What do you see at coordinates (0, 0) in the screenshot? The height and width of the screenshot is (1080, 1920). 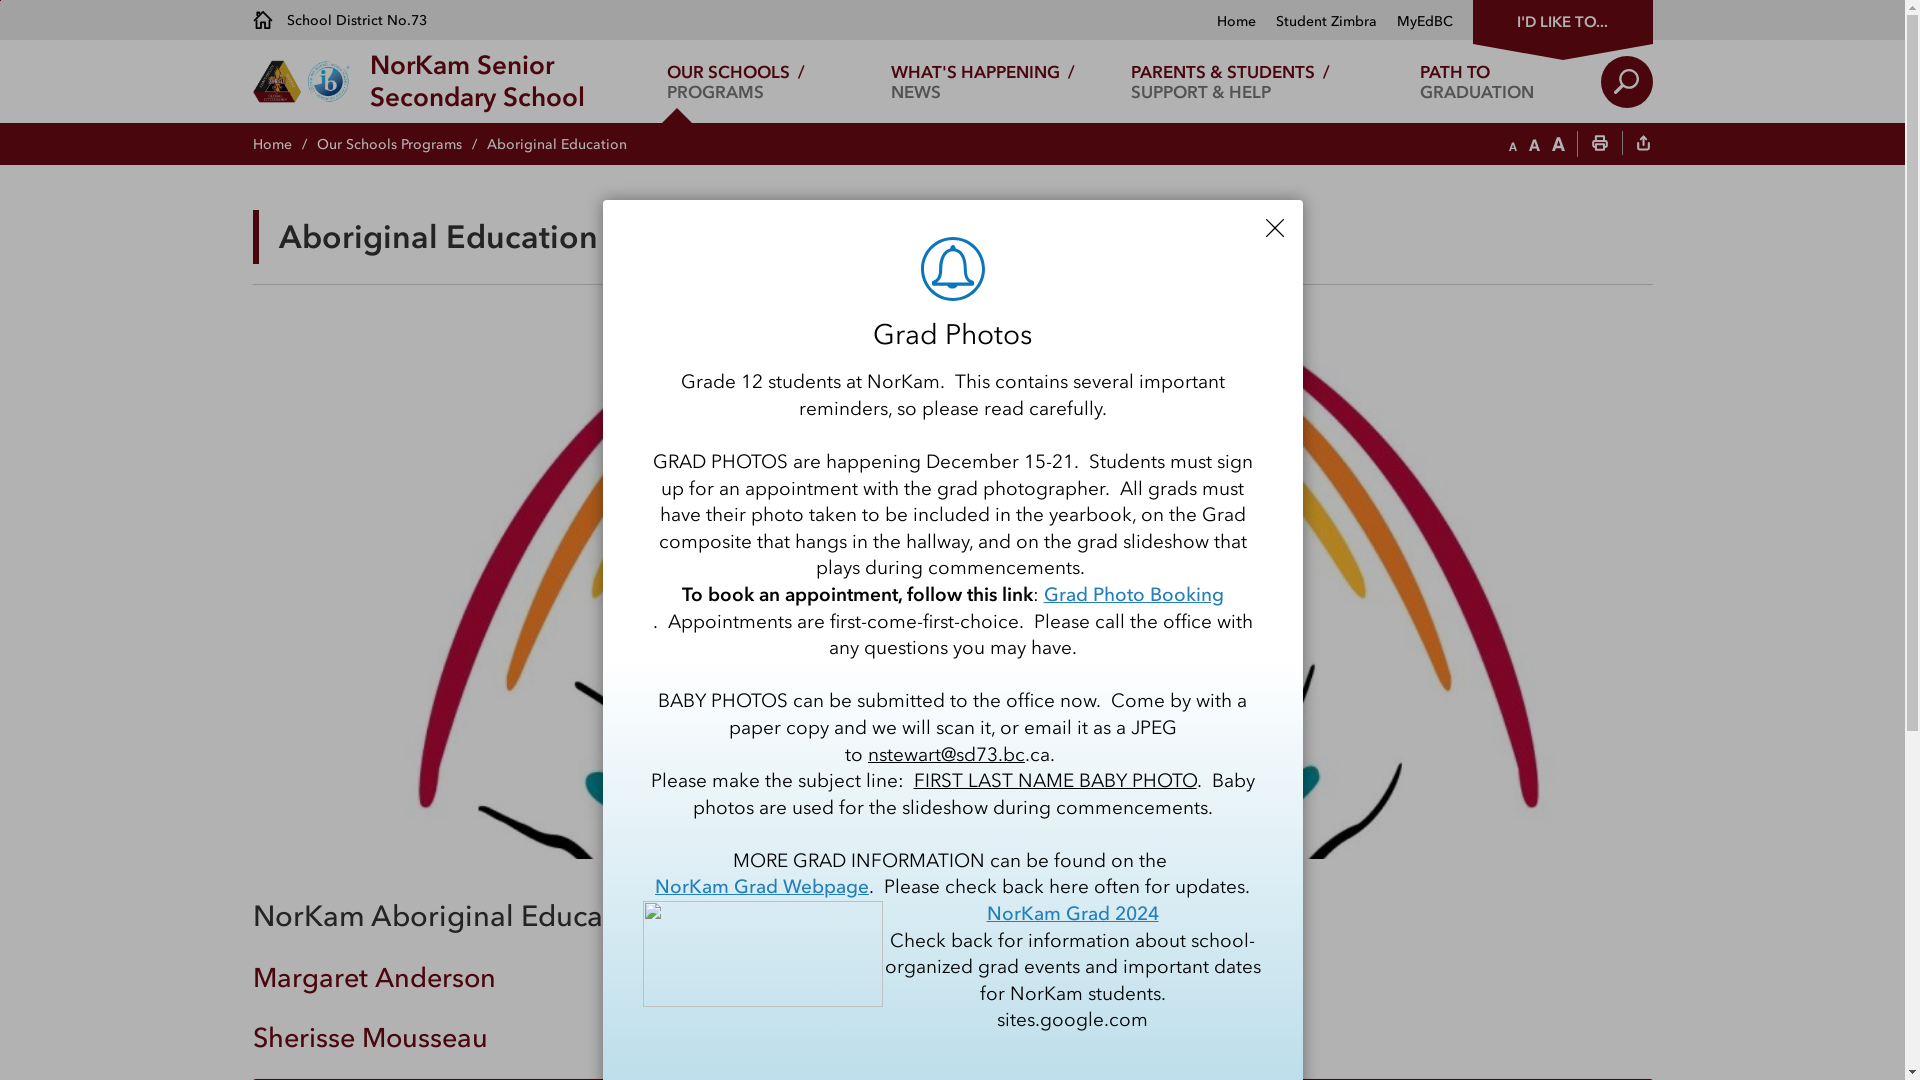 I see `'Skip to Content'` at bounding box center [0, 0].